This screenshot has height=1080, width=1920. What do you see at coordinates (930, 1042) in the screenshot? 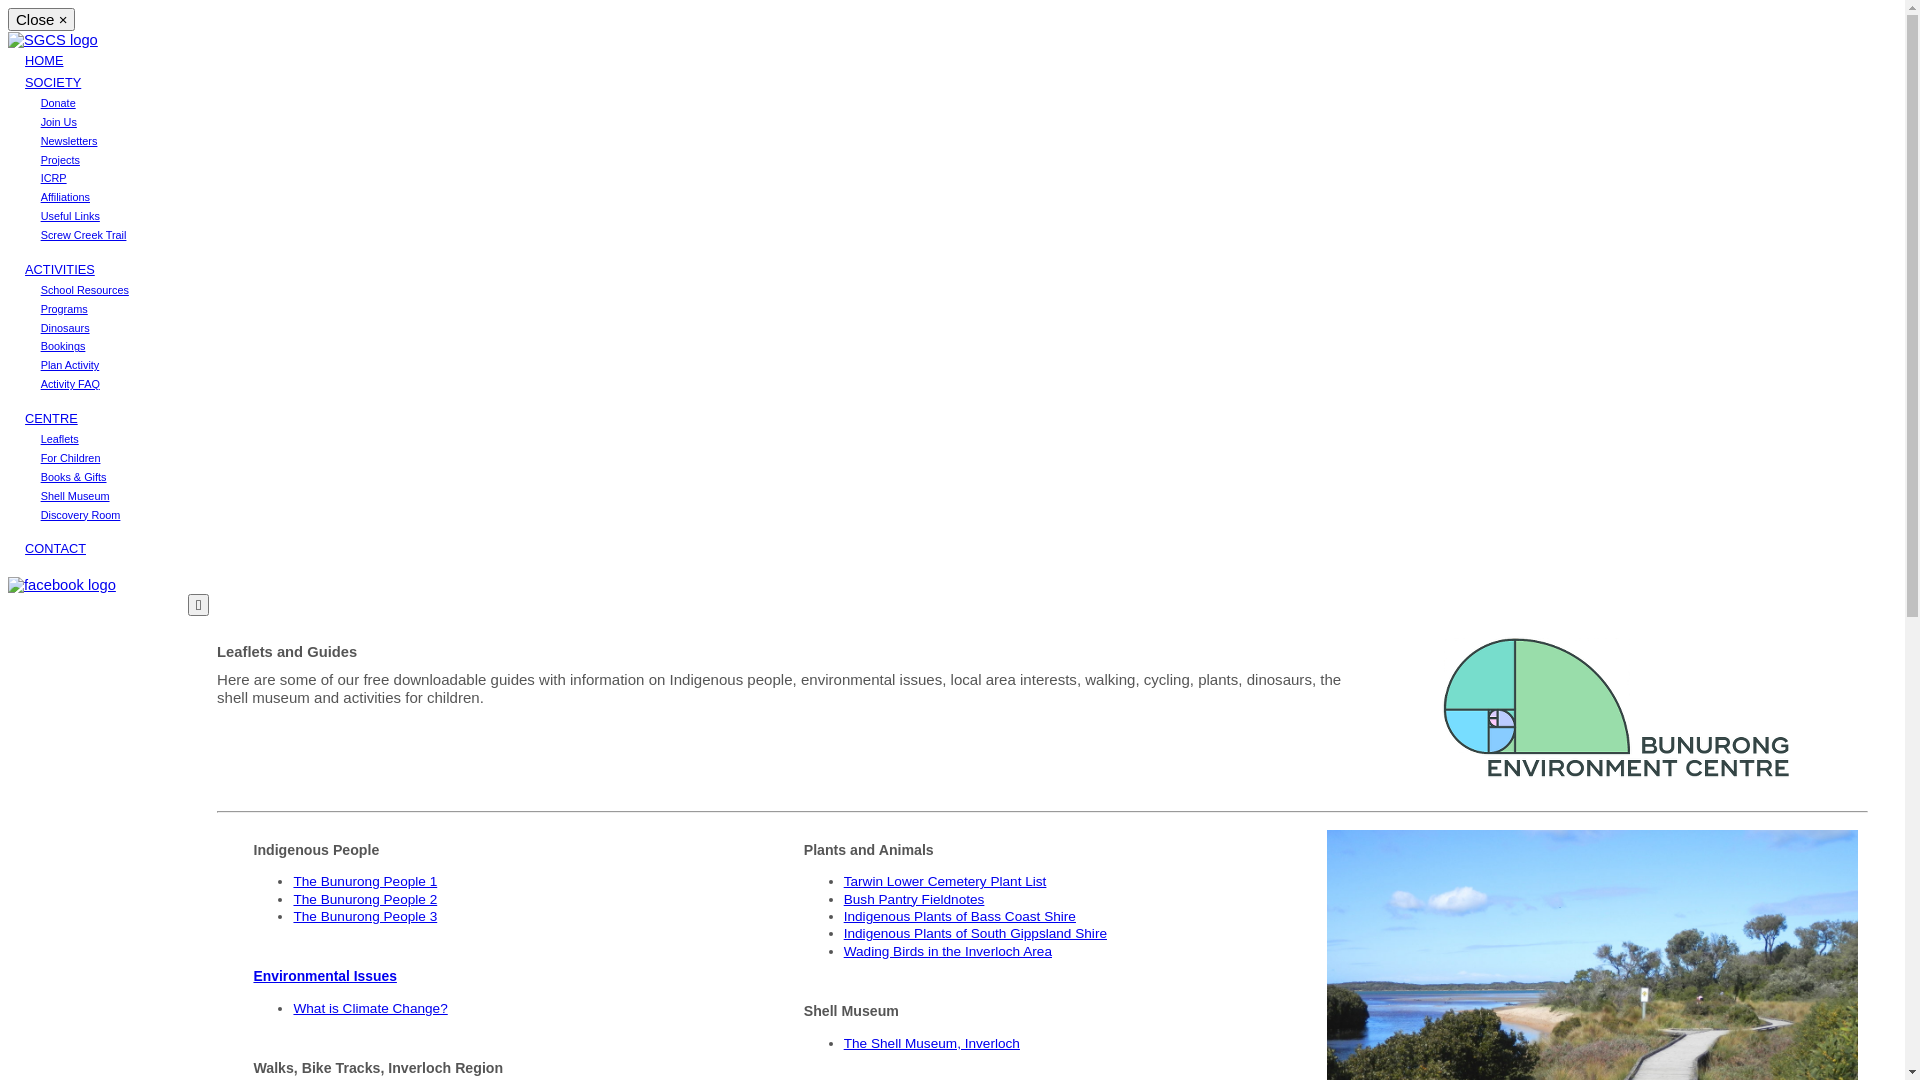
I see `'The Shell Museum, Inverloch'` at bounding box center [930, 1042].